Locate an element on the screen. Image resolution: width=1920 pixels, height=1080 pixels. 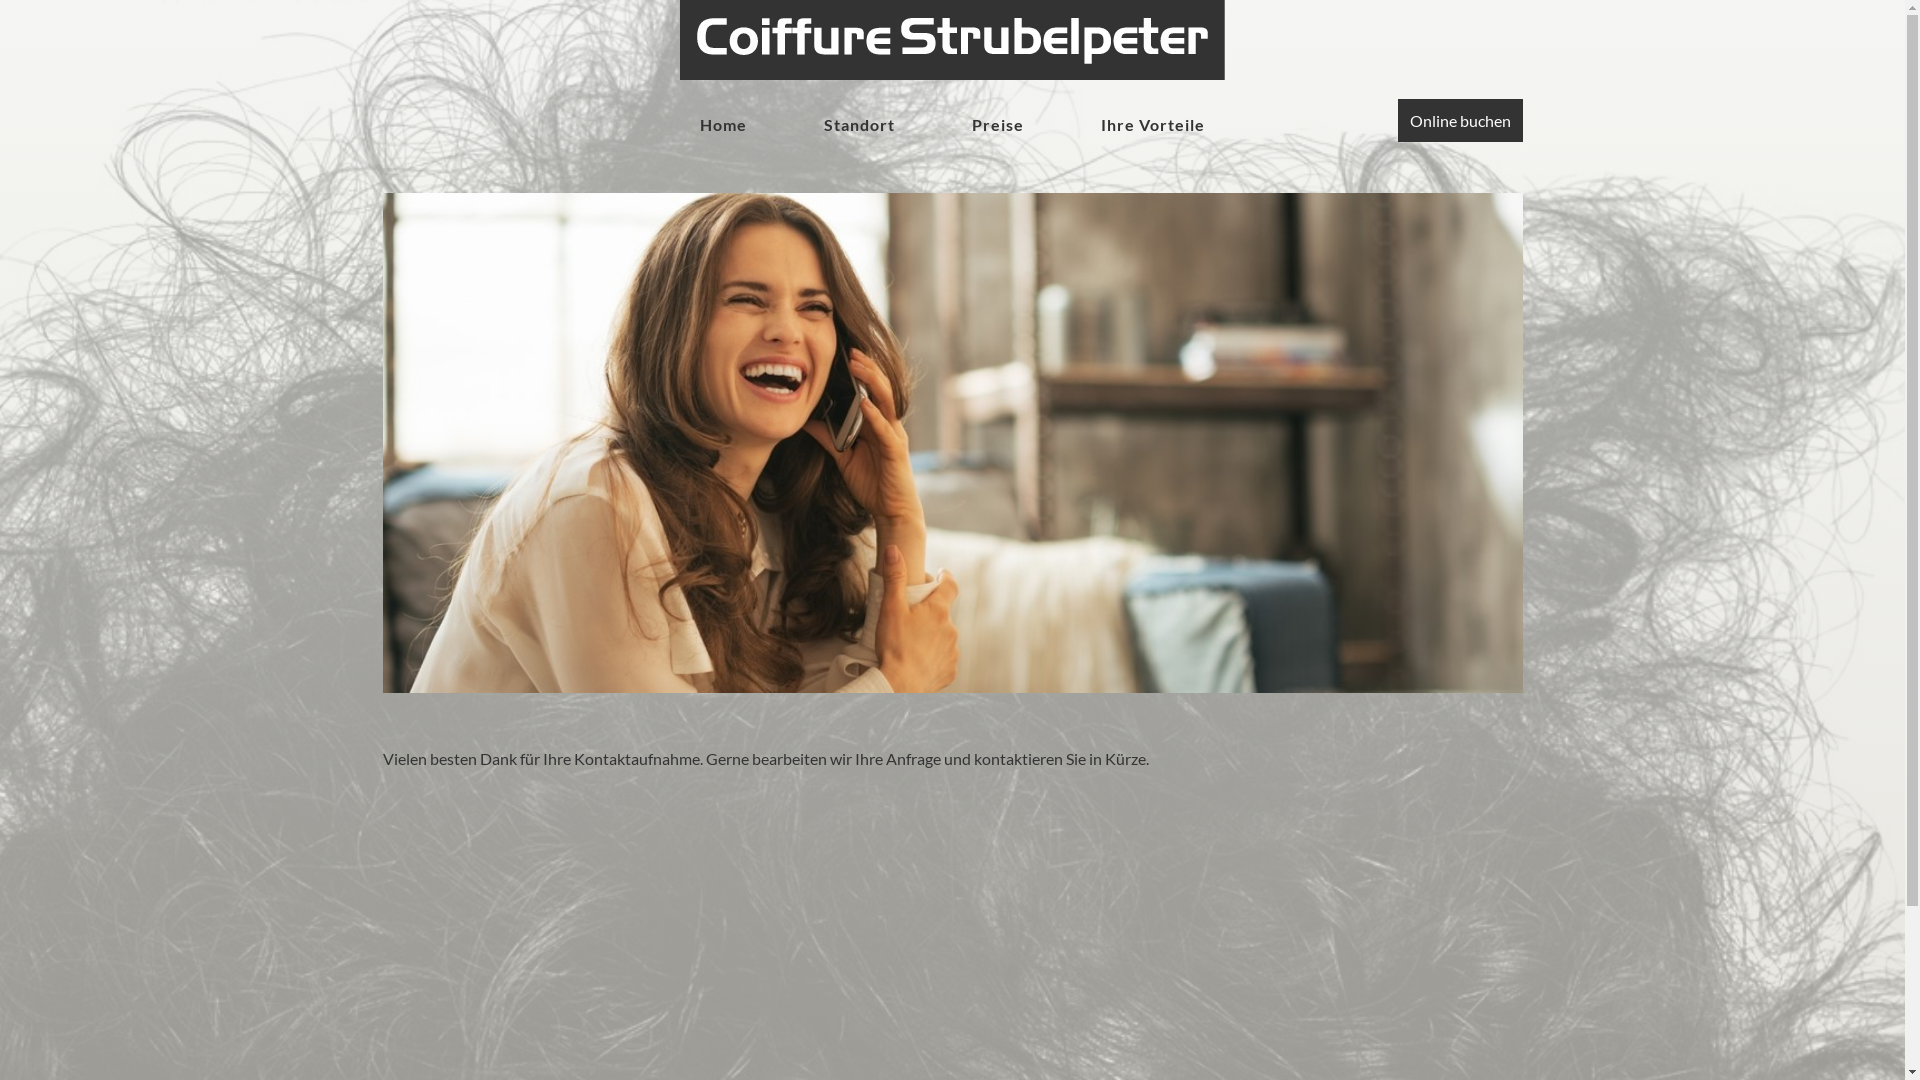
'Preise' is located at coordinates (998, 124).